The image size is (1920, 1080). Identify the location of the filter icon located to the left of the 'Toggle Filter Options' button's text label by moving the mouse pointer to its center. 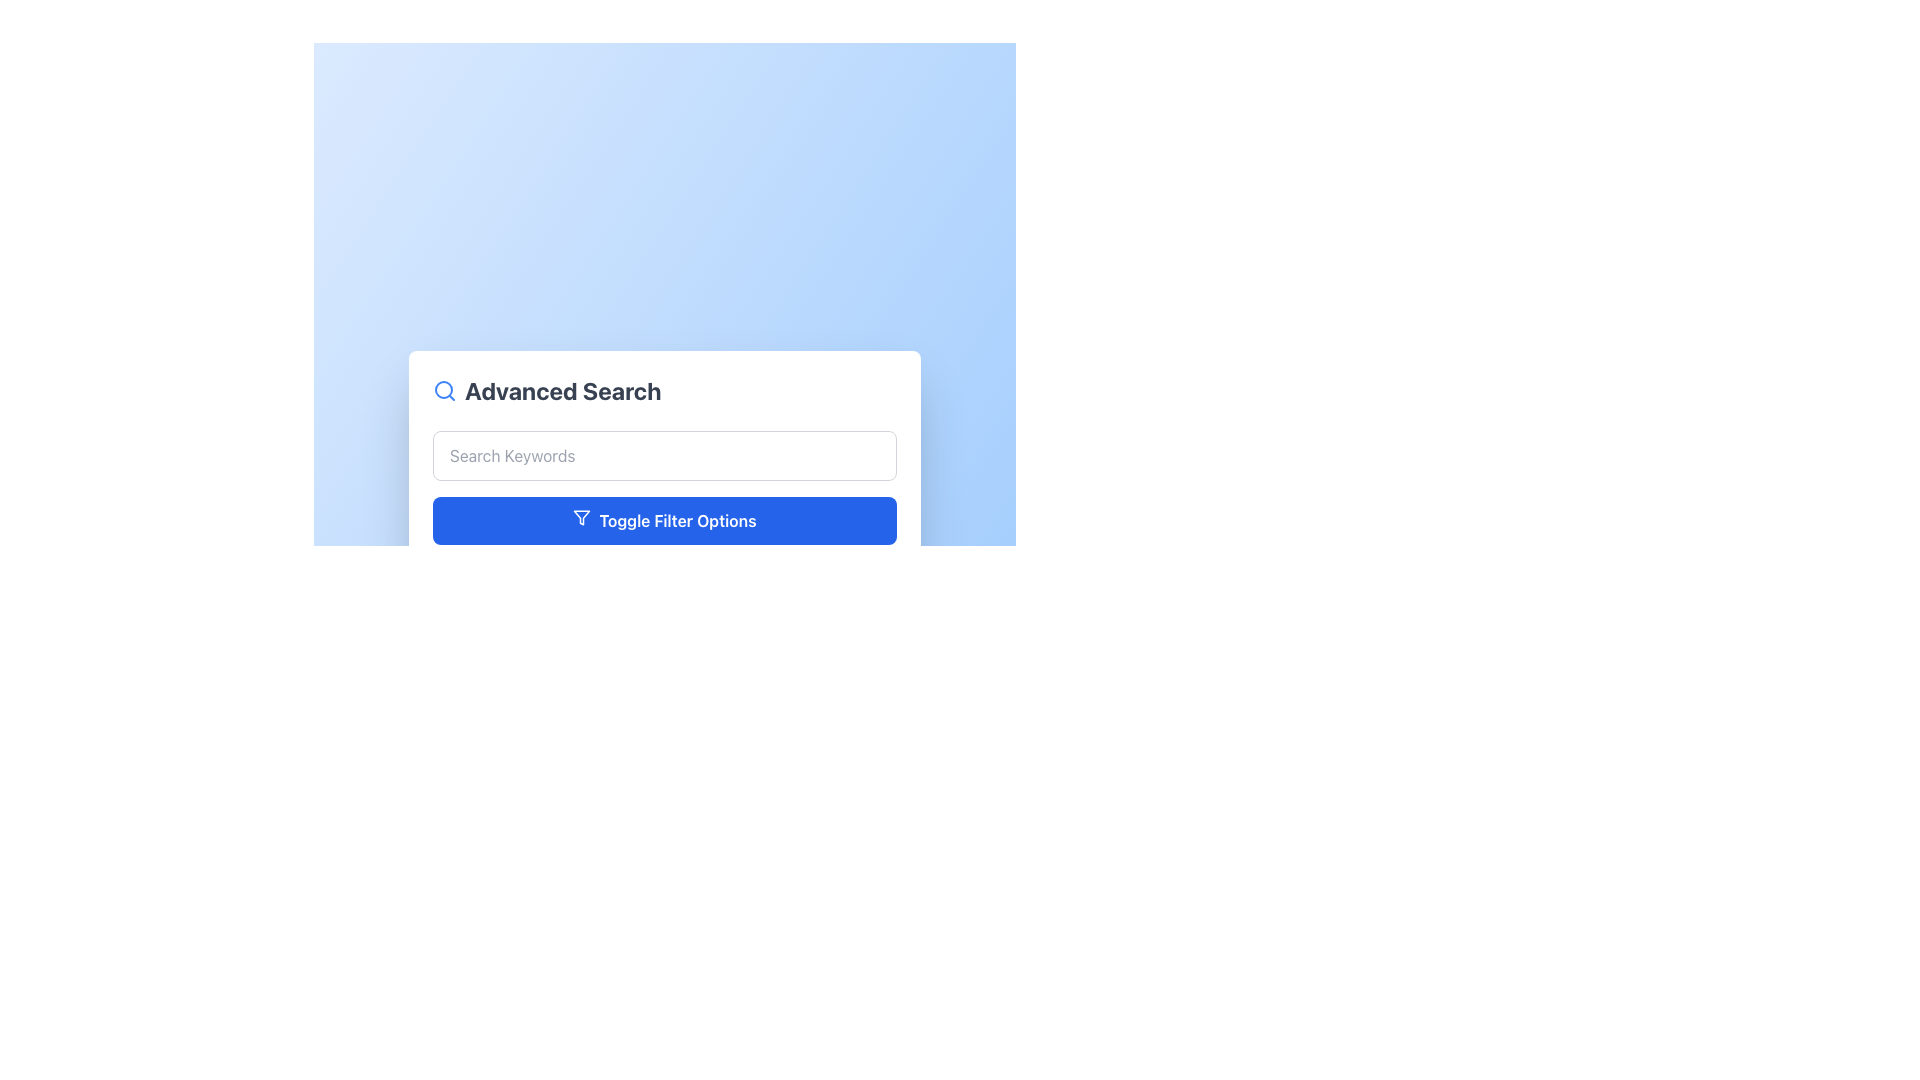
(581, 516).